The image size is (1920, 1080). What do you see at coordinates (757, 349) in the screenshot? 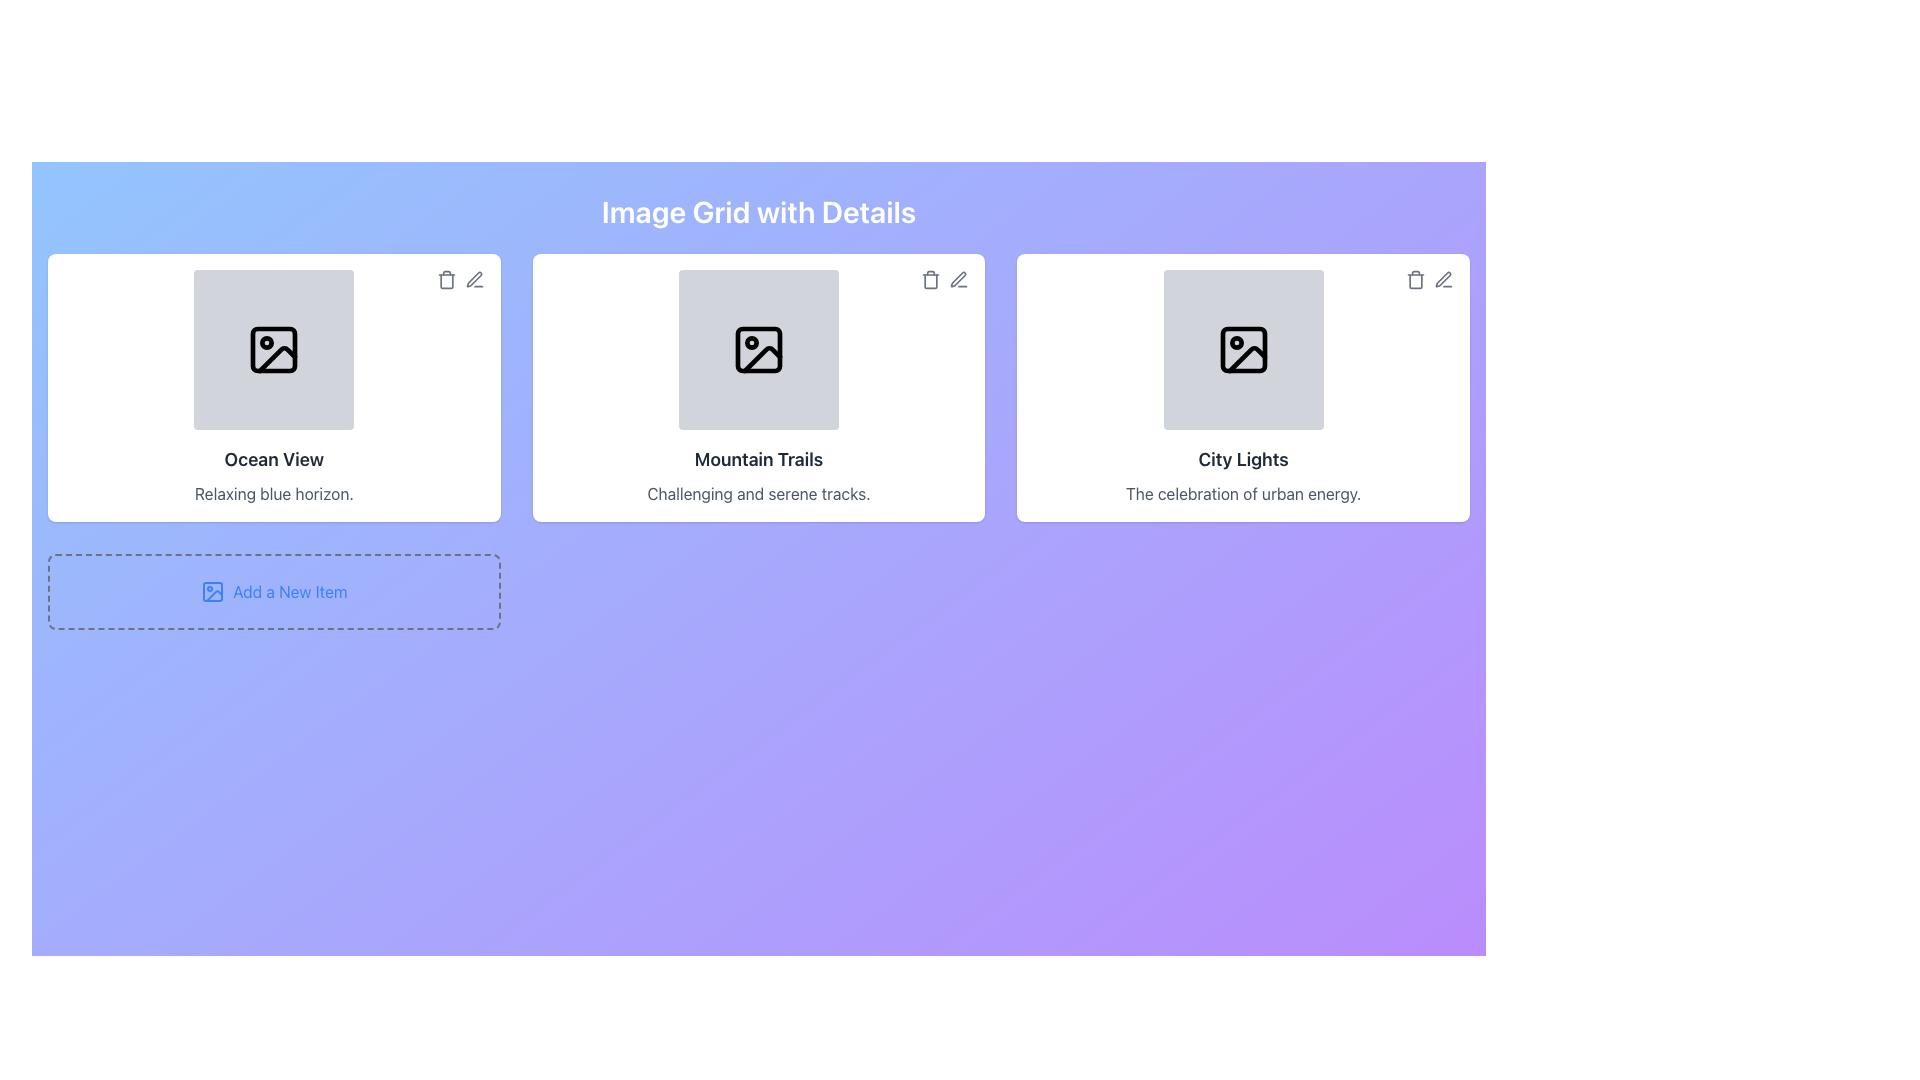
I see `the photo frame icon located in the 'Mountain Trails' tile of the grid, which is represented by a small circle and a diagonal line against a light gray background` at bounding box center [757, 349].